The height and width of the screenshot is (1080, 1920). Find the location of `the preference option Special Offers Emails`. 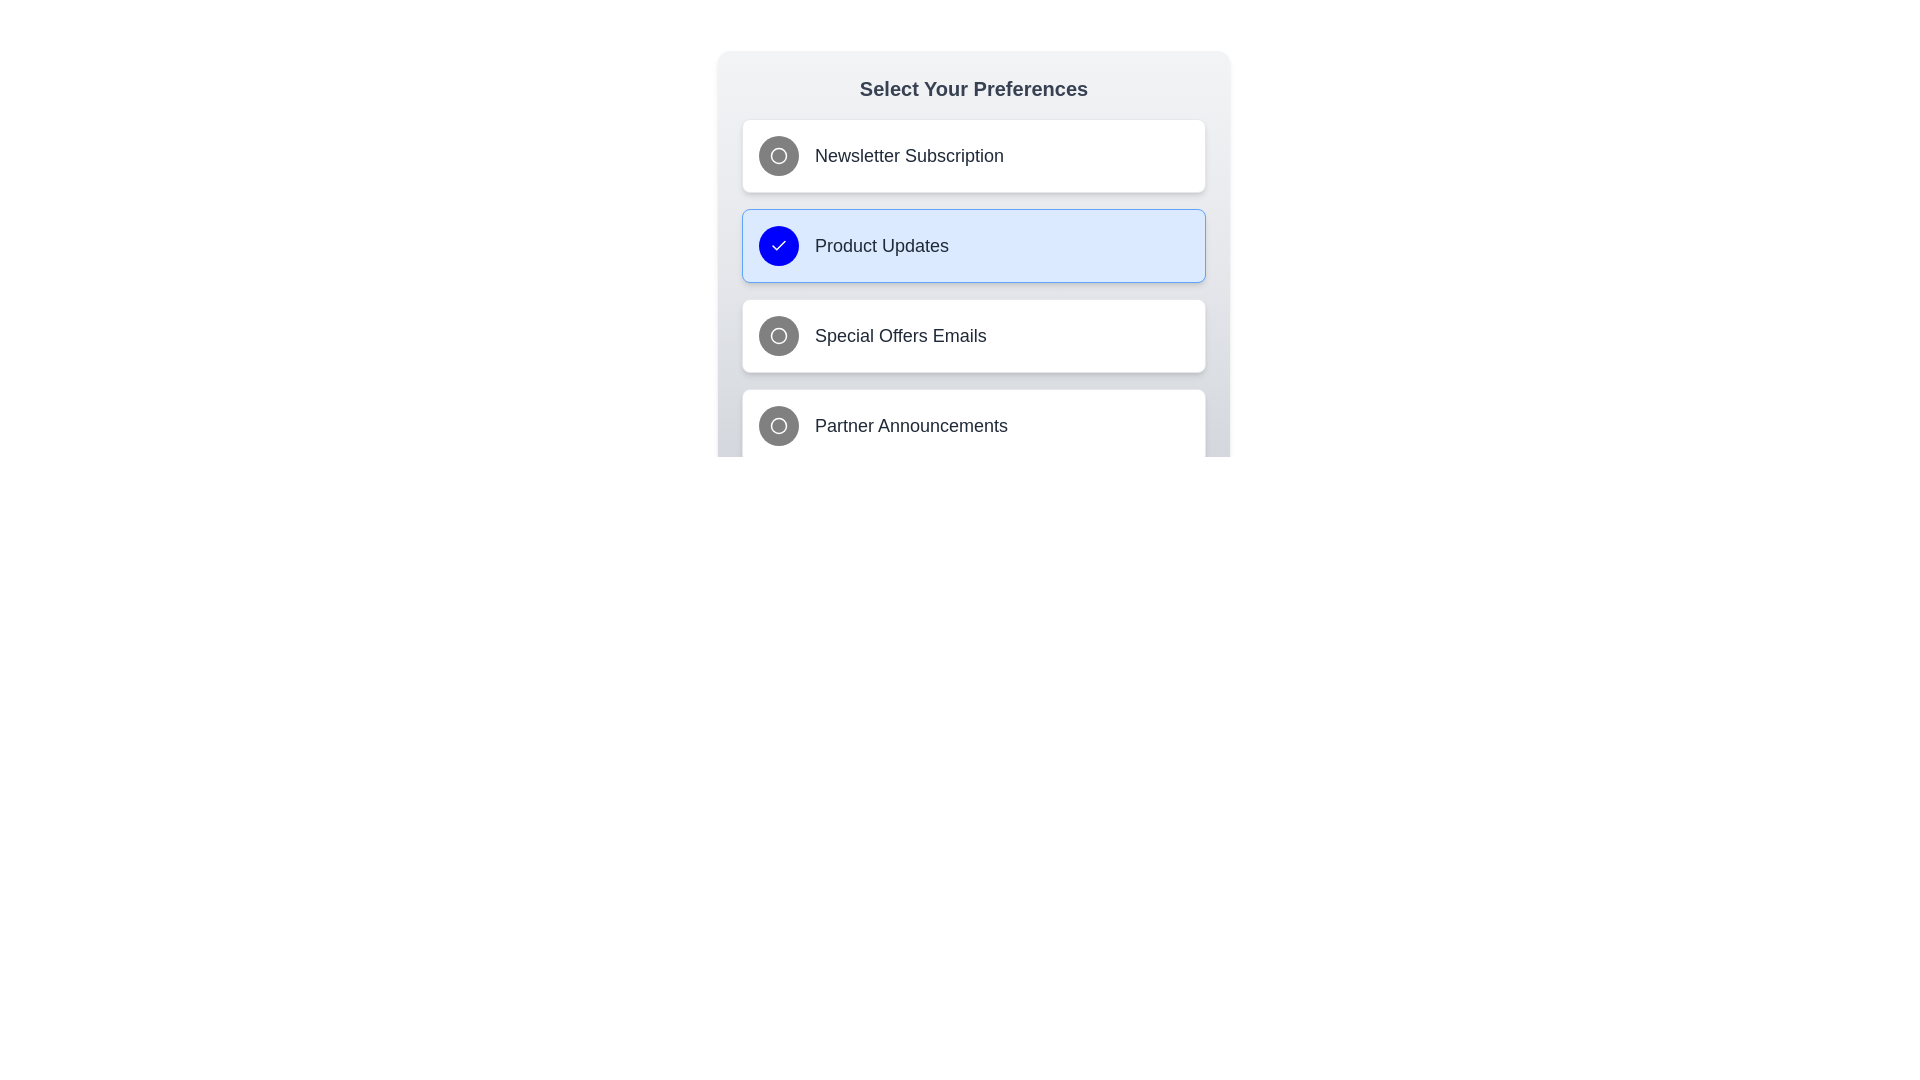

the preference option Special Offers Emails is located at coordinates (974, 334).